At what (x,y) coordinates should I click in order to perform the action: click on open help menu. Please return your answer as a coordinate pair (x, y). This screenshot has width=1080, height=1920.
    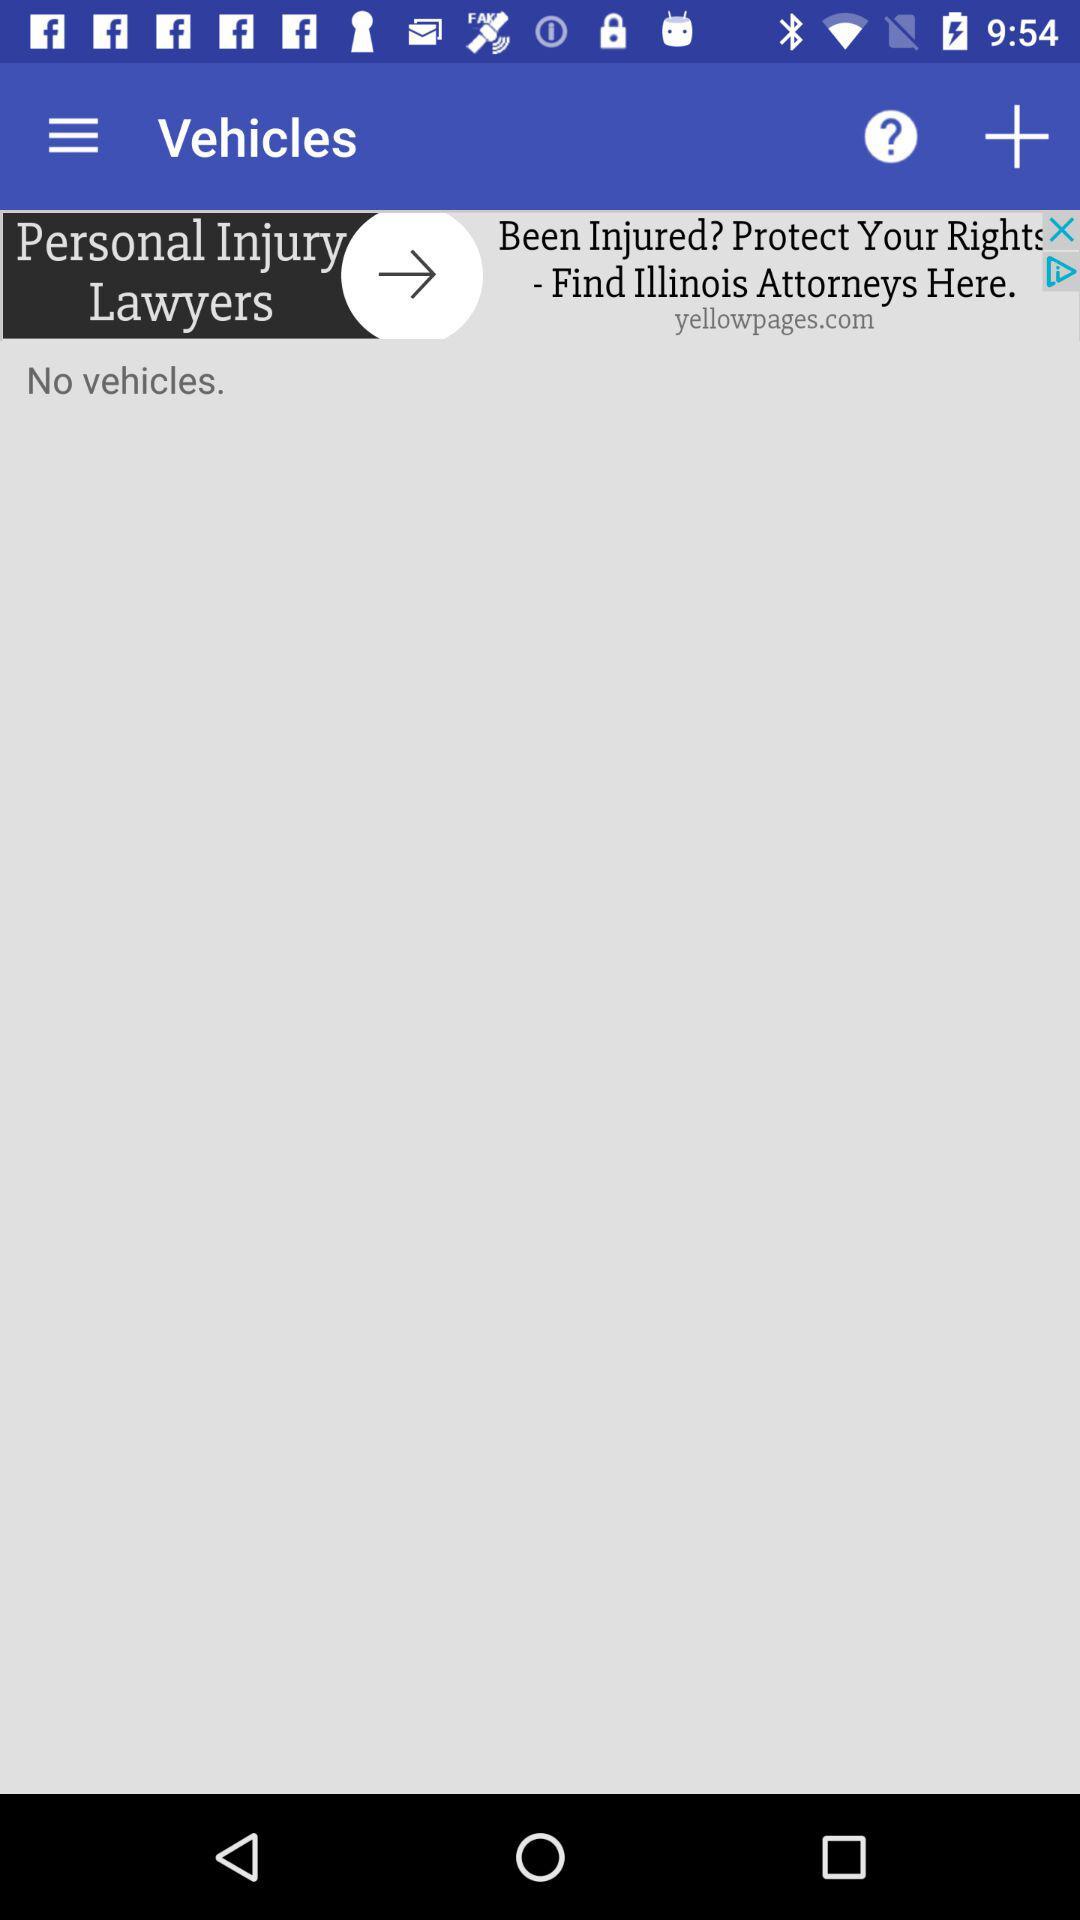
    Looking at the image, I should click on (890, 135).